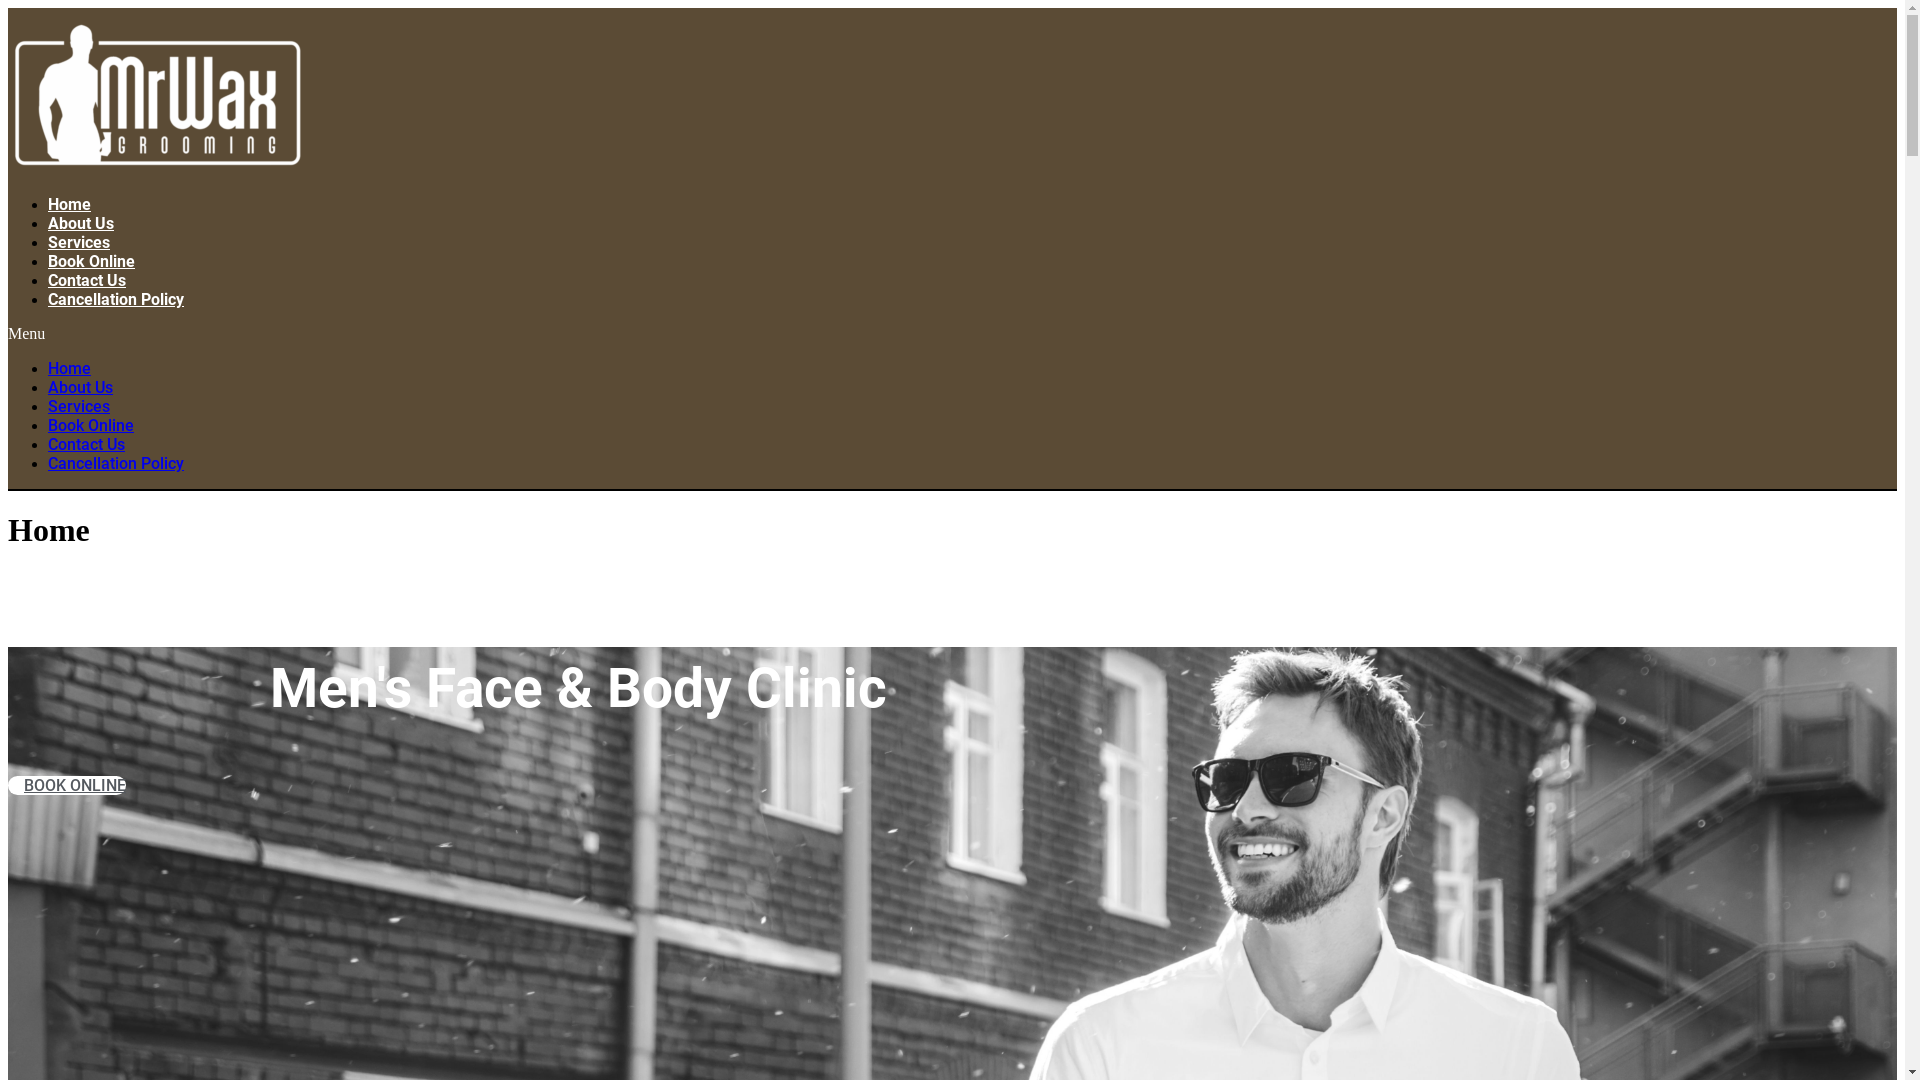 This screenshot has height=1080, width=1920. Describe the element at coordinates (48, 405) in the screenshot. I see `'Services'` at that location.